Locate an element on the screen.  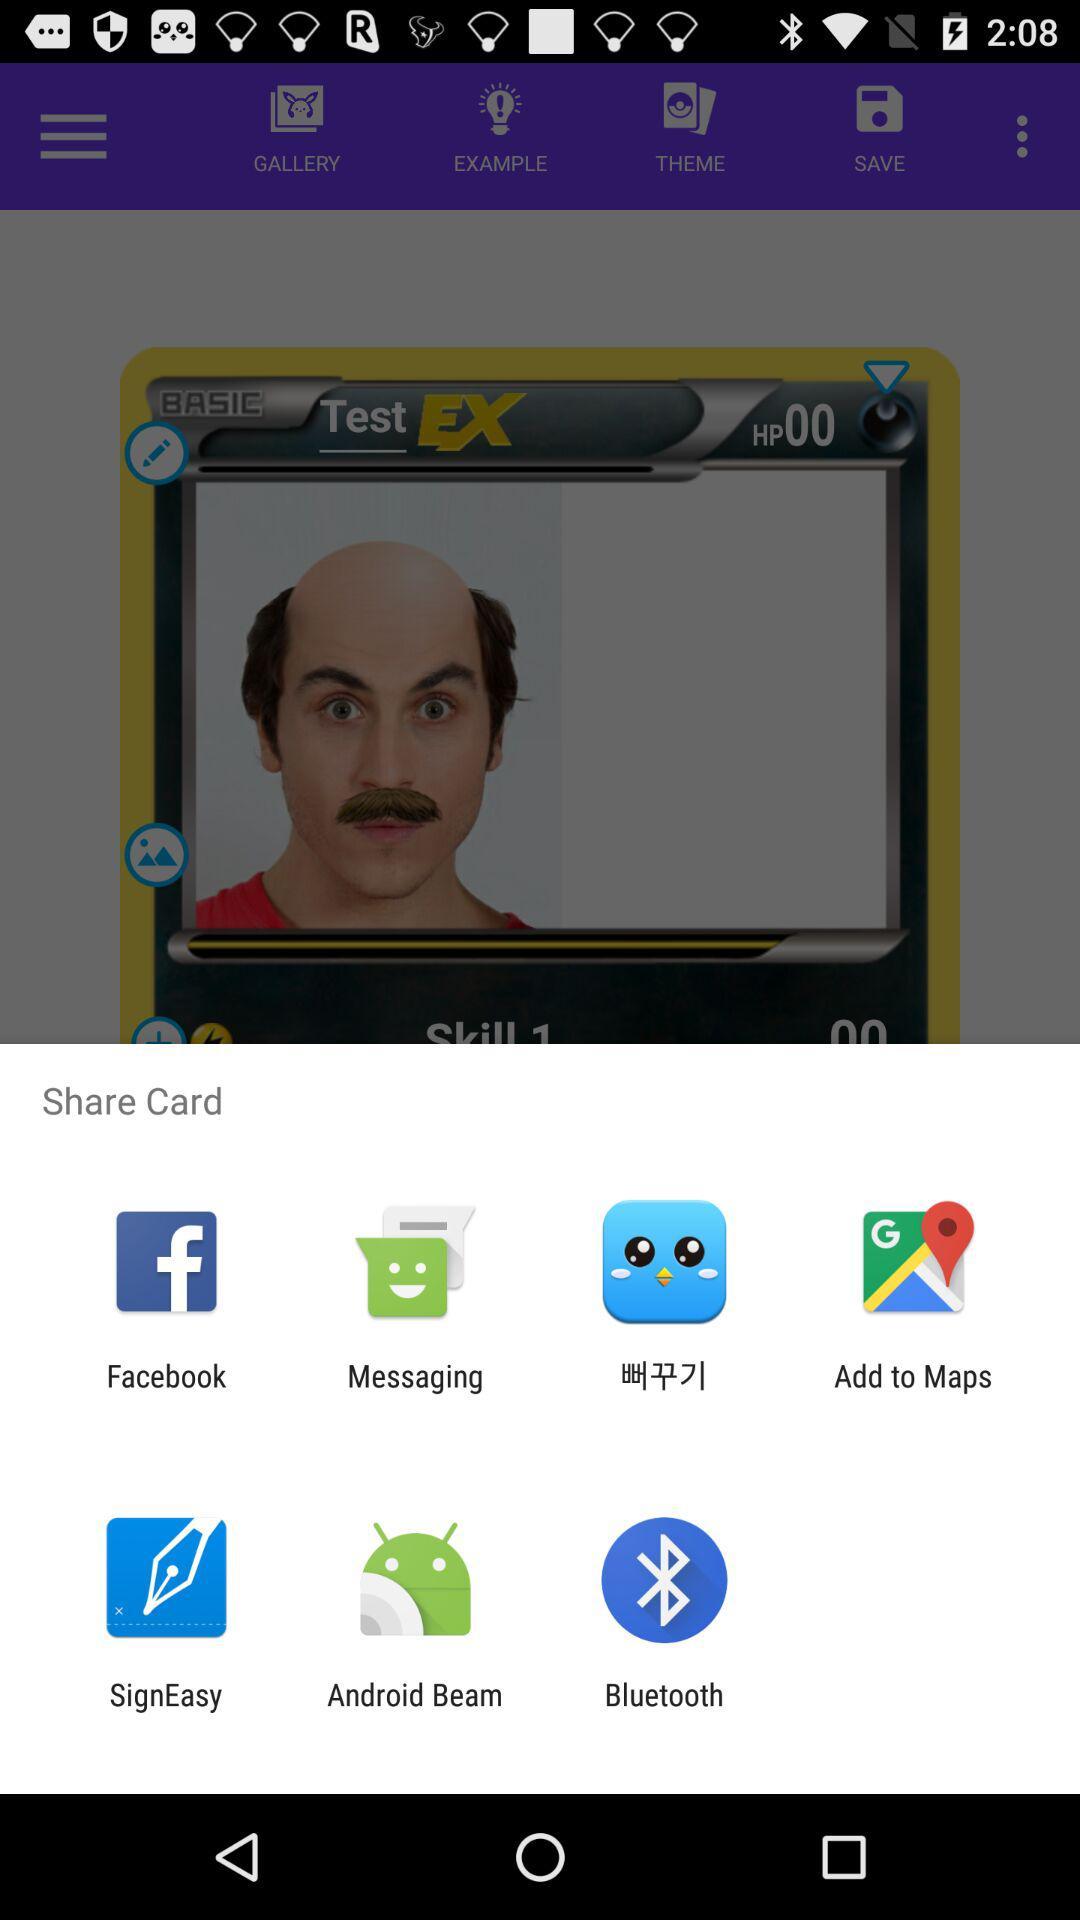
the android beam icon is located at coordinates (414, 1711).